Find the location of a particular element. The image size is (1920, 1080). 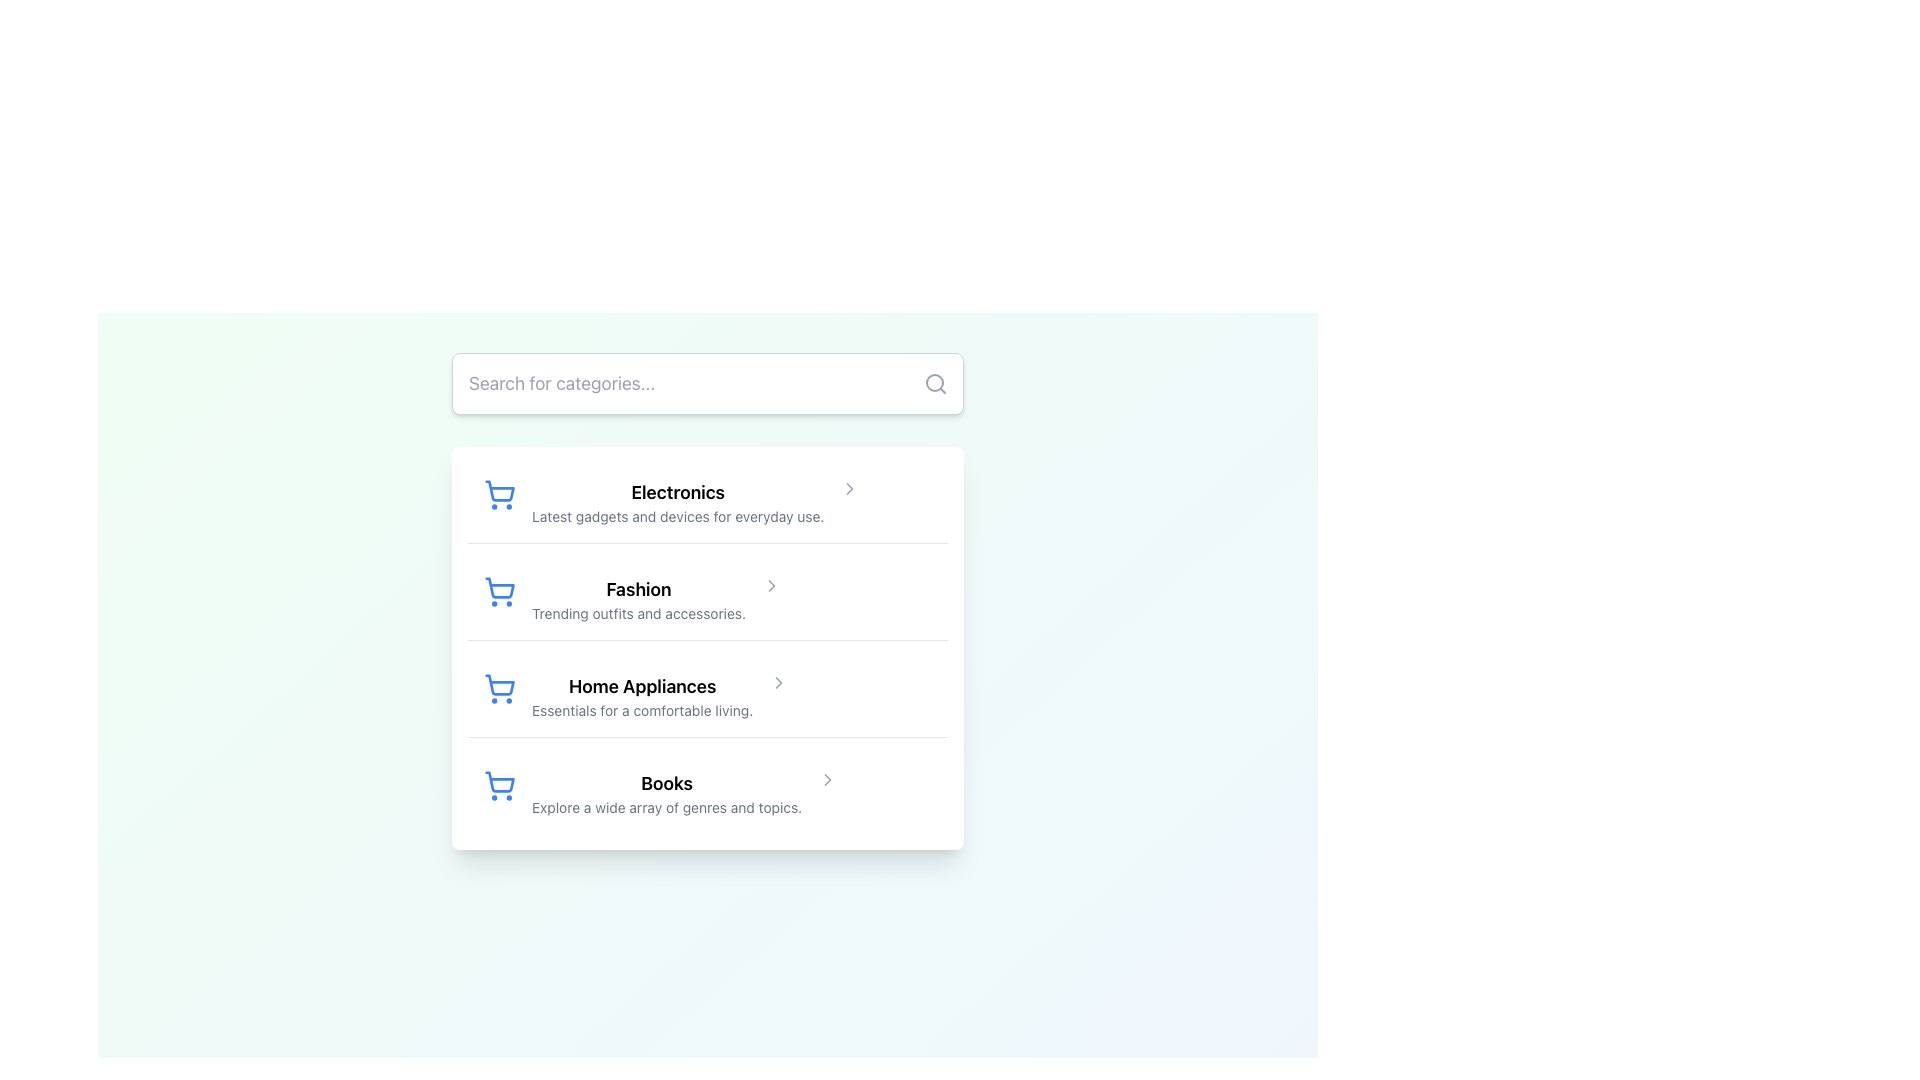

the text label that describes the category 'Home Appliances' in the selection list, which is the third item from the top, positioned above 'Essentials for a comfortable living.' is located at coordinates (642, 685).